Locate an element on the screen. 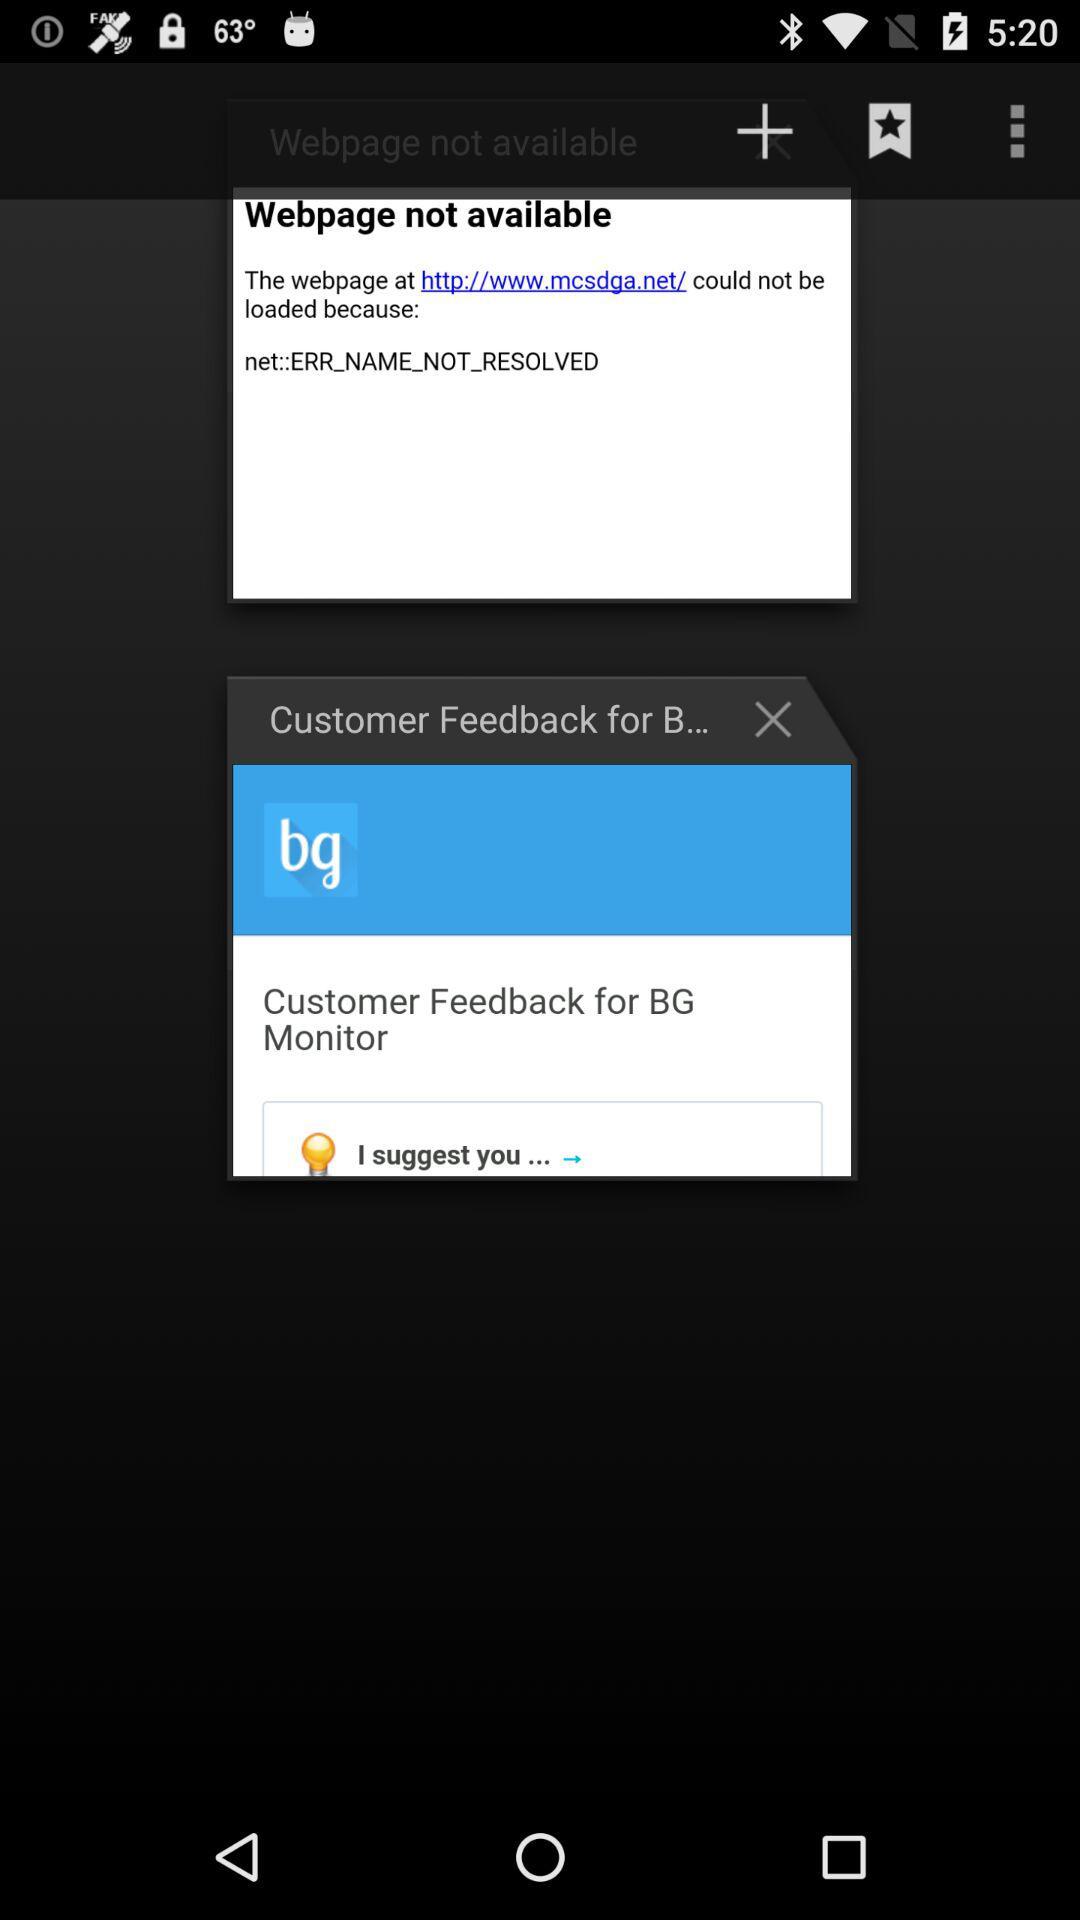 This screenshot has width=1080, height=1920. the add icon is located at coordinates (764, 139).